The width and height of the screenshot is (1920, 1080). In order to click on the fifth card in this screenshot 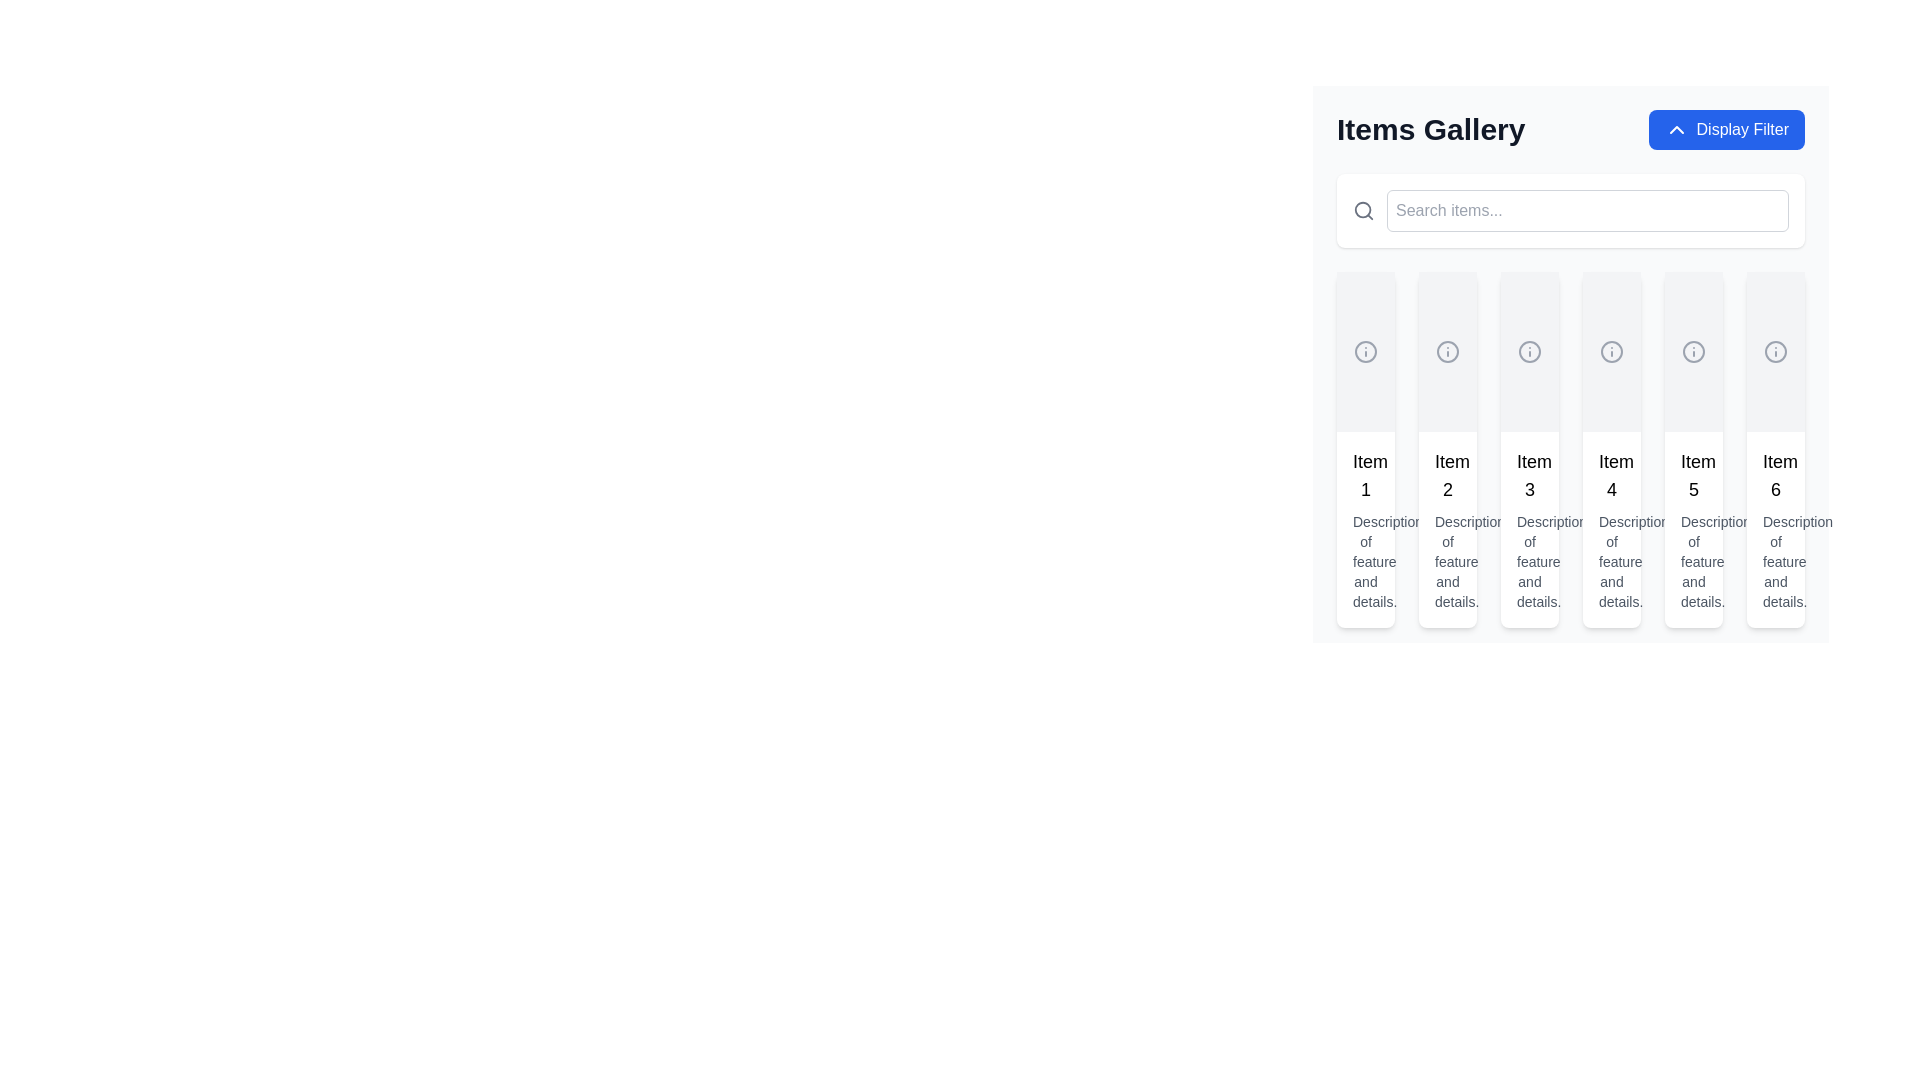, I will do `click(1693, 450)`.